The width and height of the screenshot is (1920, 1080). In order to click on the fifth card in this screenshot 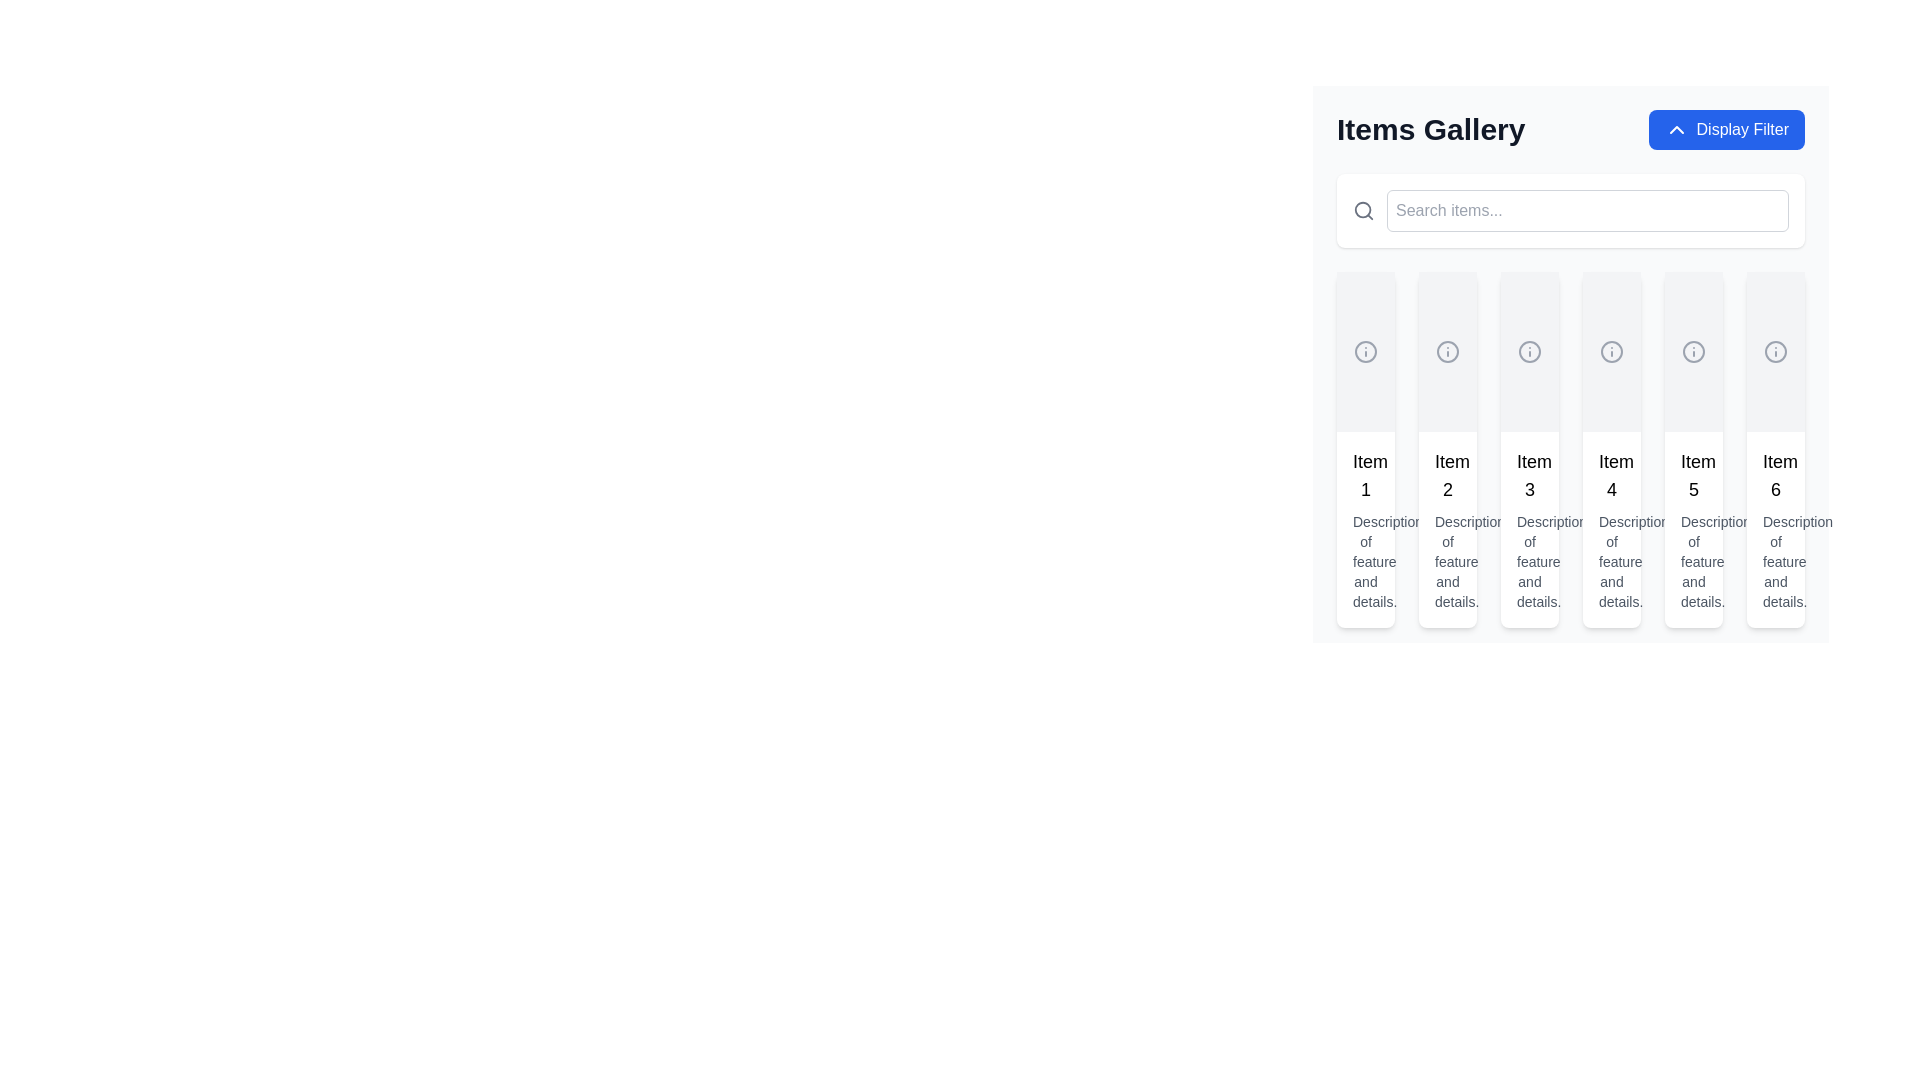, I will do `click(1693, 450)`.